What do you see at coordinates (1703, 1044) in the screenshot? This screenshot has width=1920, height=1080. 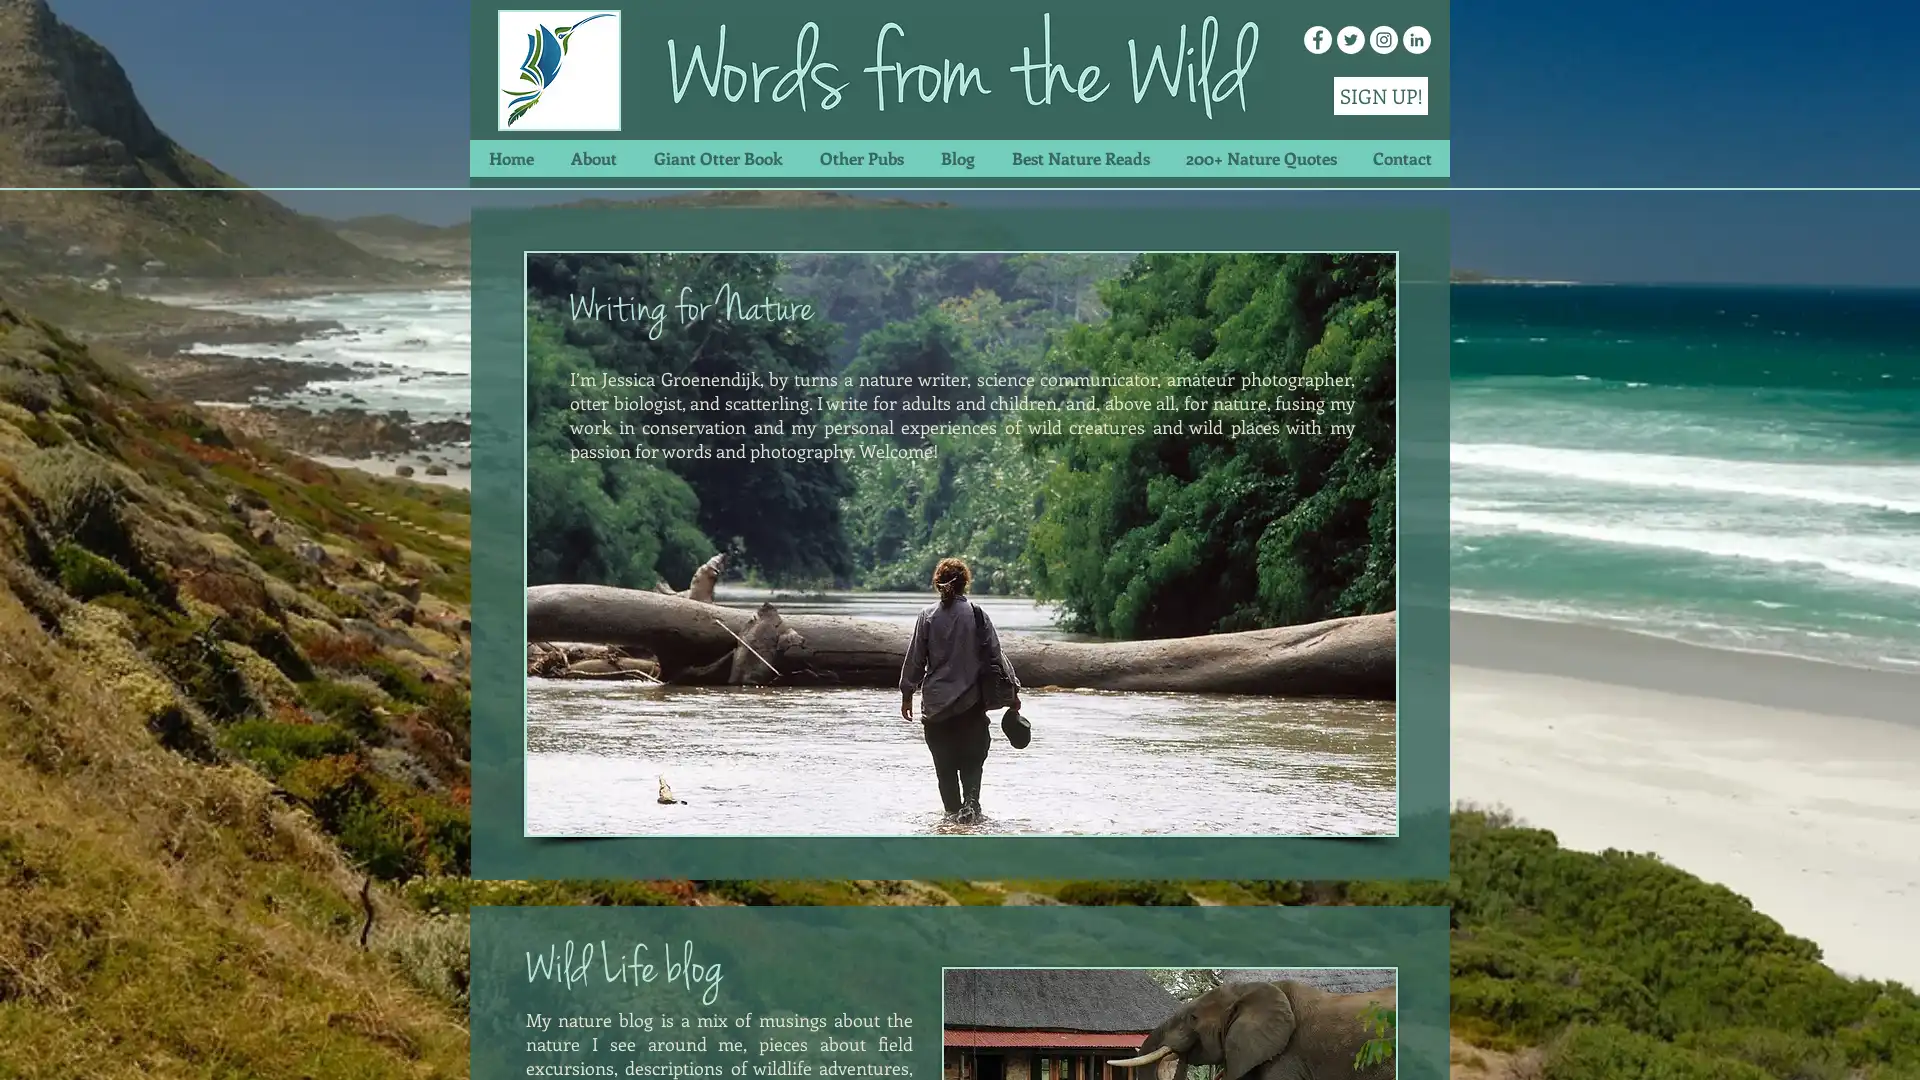 I see `Cookie Settings` at bounding box center [1703, 1044].